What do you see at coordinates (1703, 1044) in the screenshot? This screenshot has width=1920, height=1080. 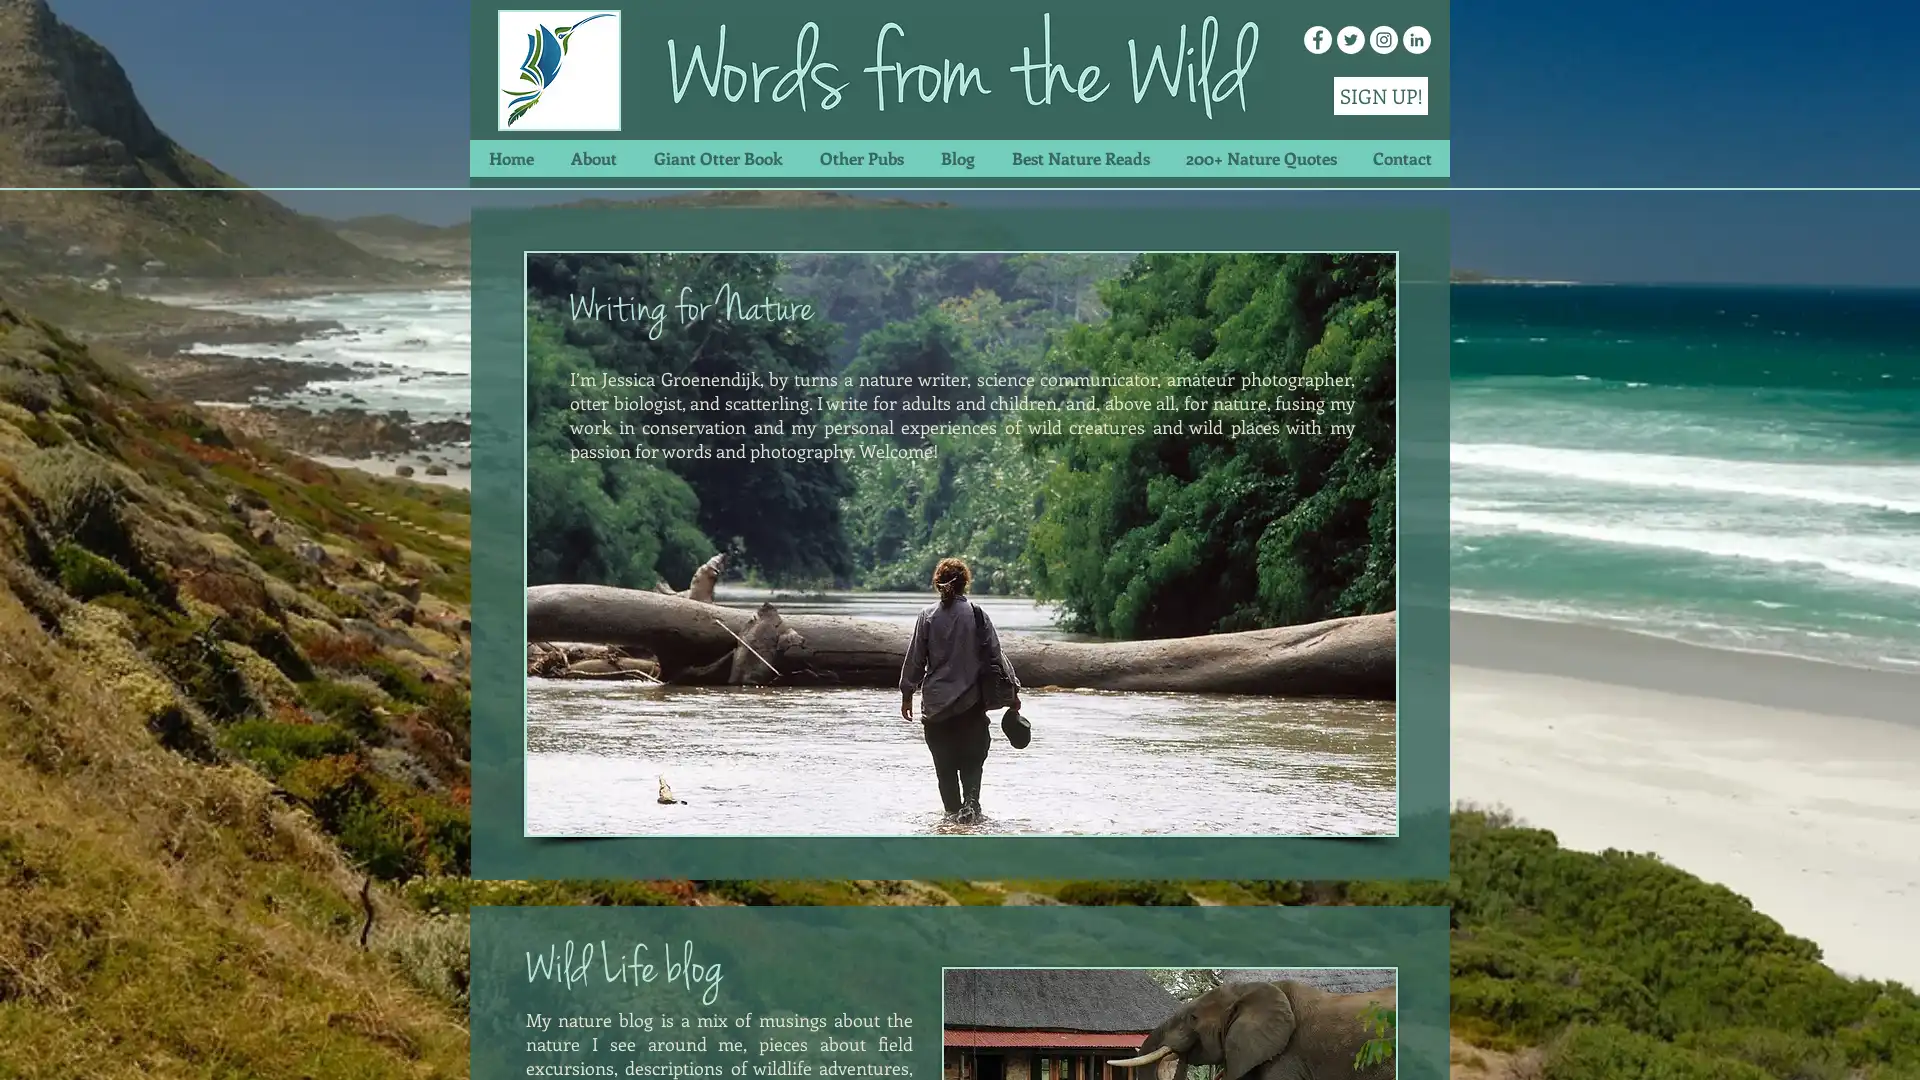 I see `Cookie Settings` at bounding box center [1703, 1044].